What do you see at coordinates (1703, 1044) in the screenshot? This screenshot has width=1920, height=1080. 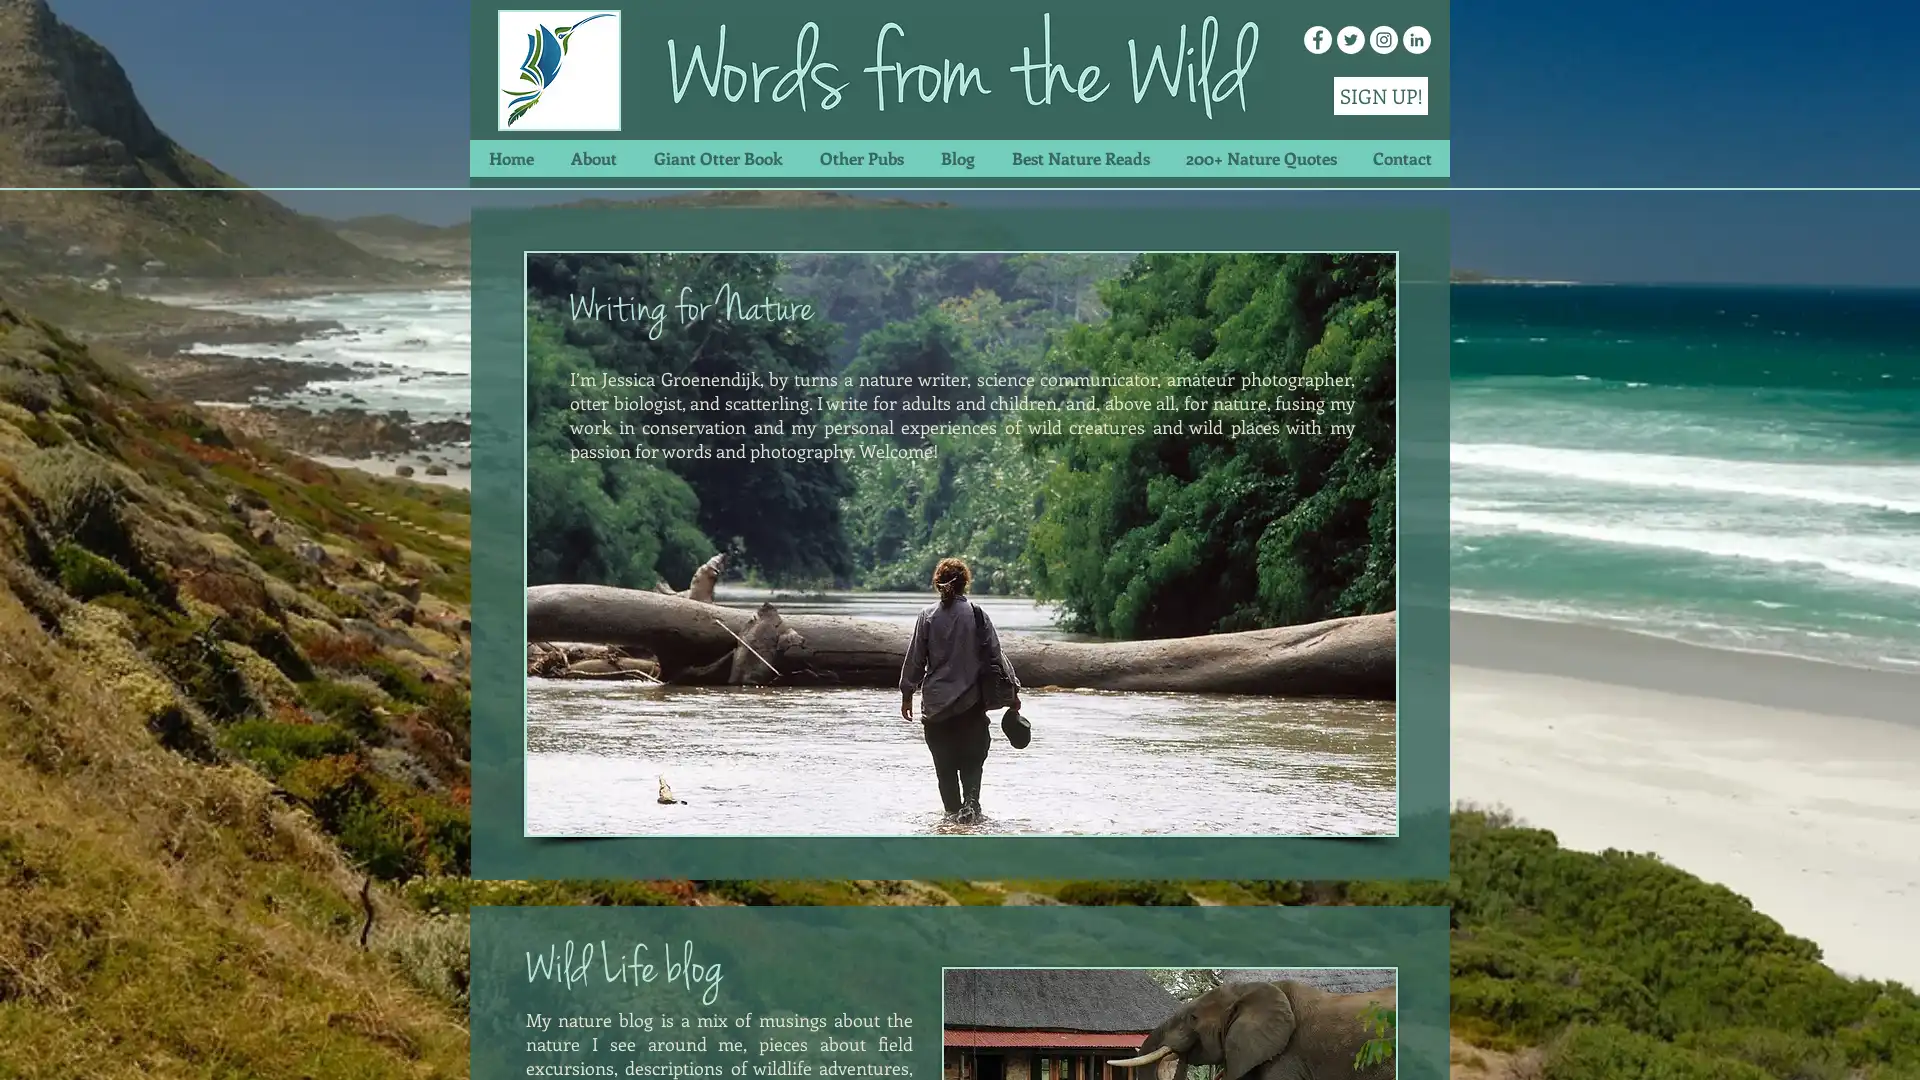 I see `Cookie Settings` at bounding box center [1703, 1044].